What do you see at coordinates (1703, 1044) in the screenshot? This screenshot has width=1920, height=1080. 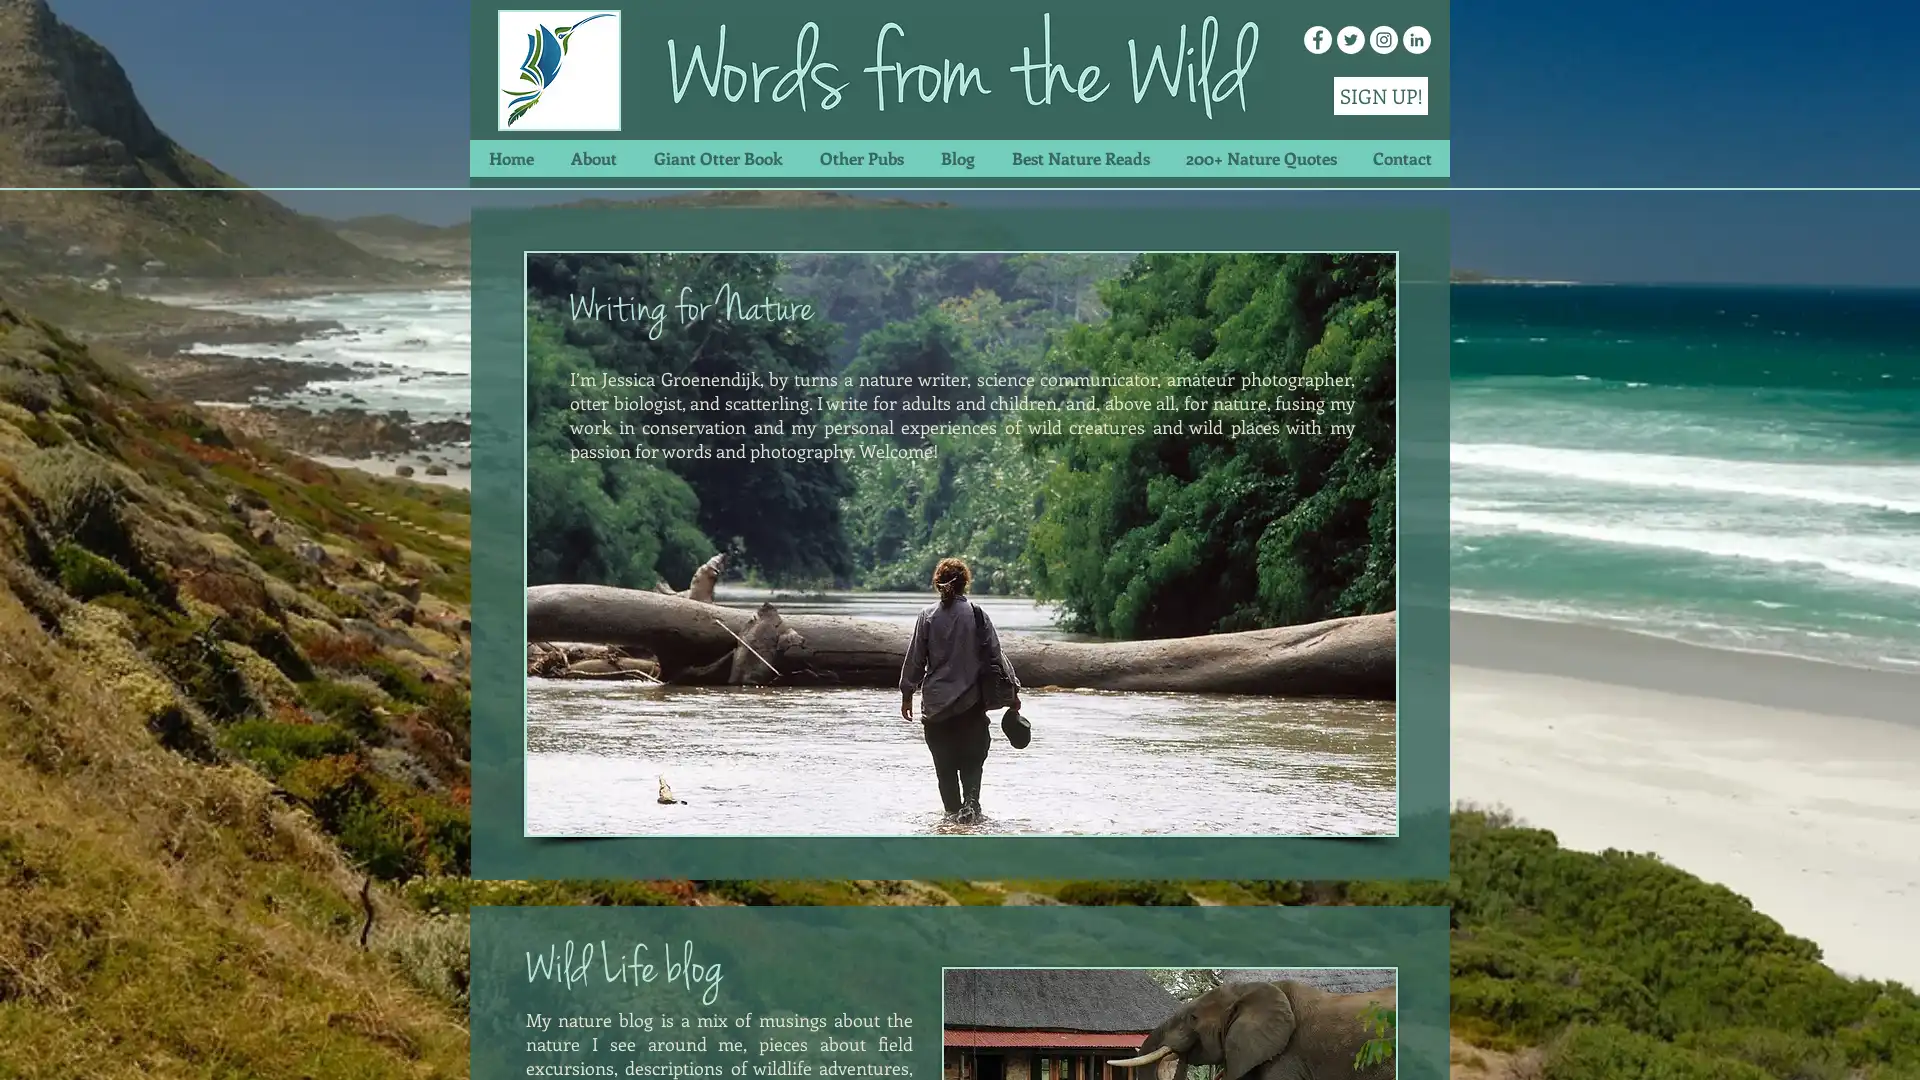 I see `Cookie Settings` at bounding box center [1703, 1044].